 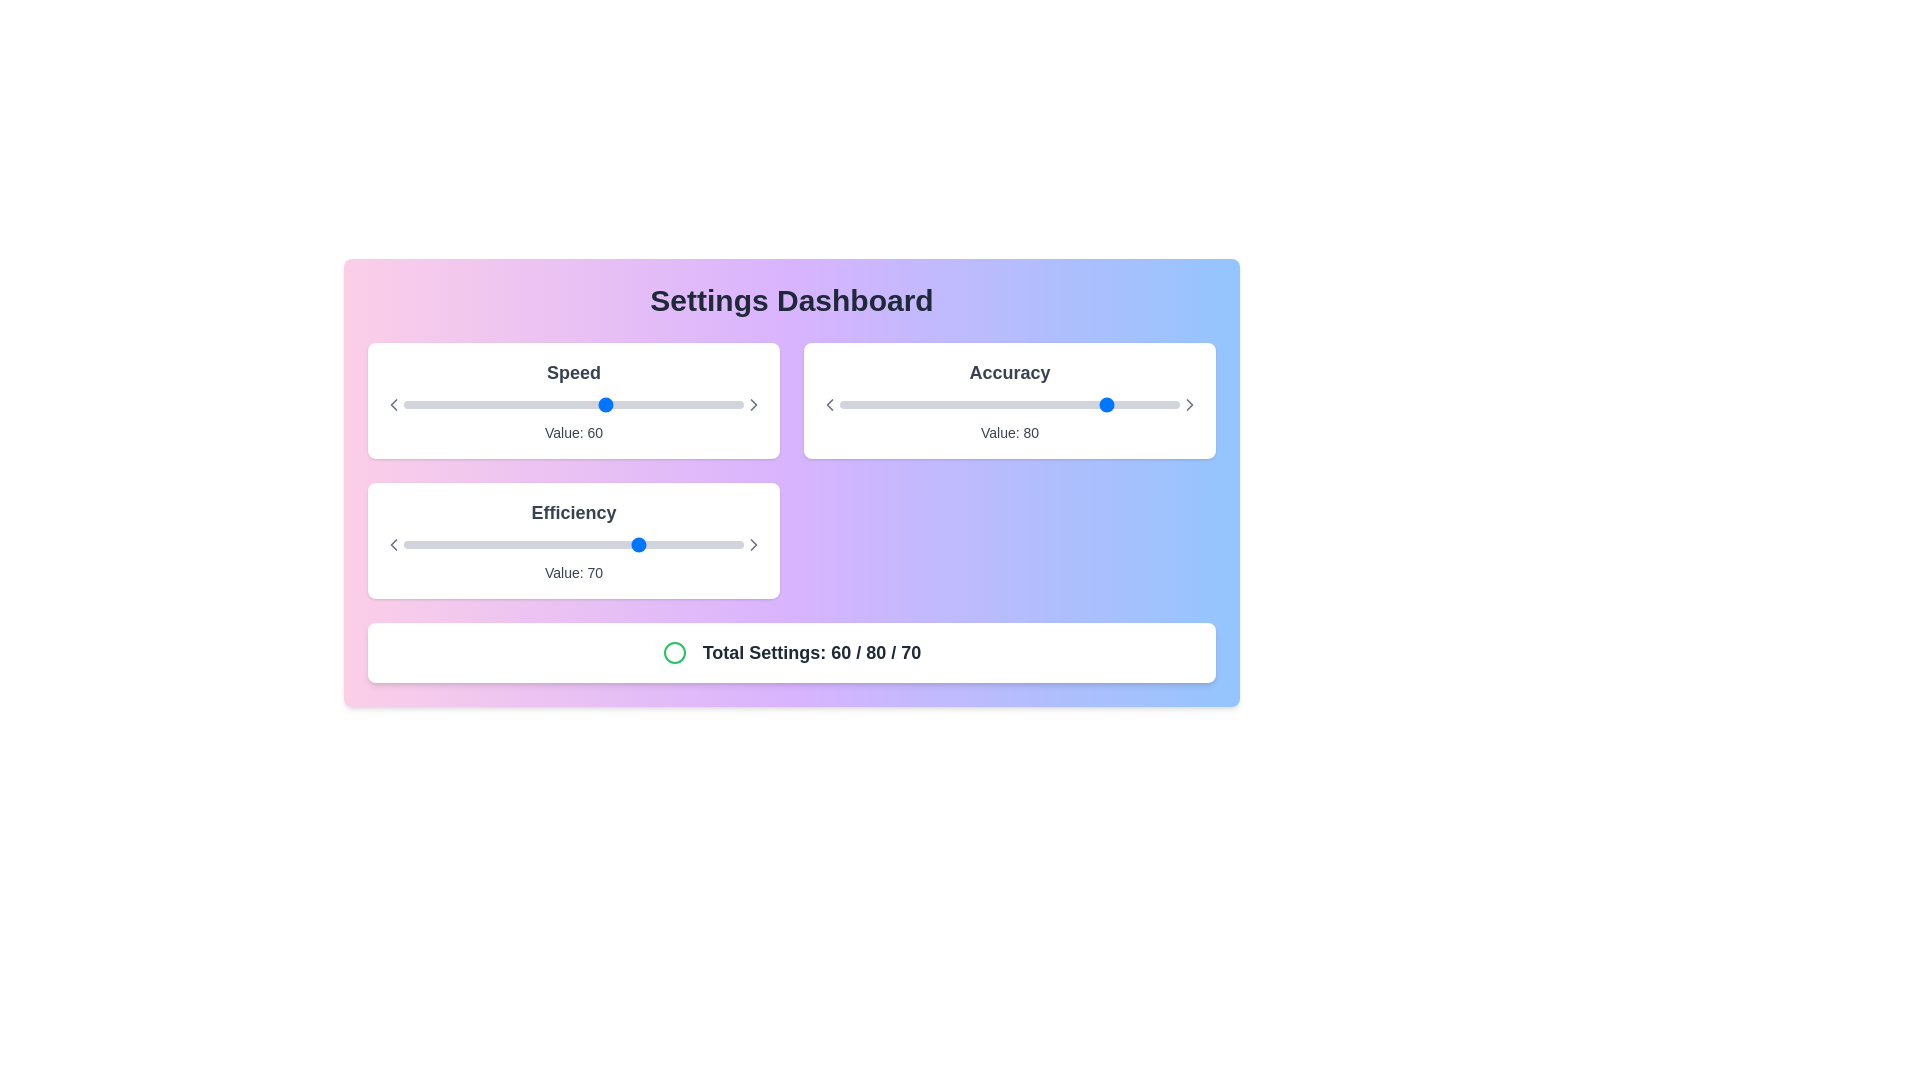 What do you see at coordinates (710, 405) in the screenshot?
I see `the speed slider` at bounding box center [710, 405].